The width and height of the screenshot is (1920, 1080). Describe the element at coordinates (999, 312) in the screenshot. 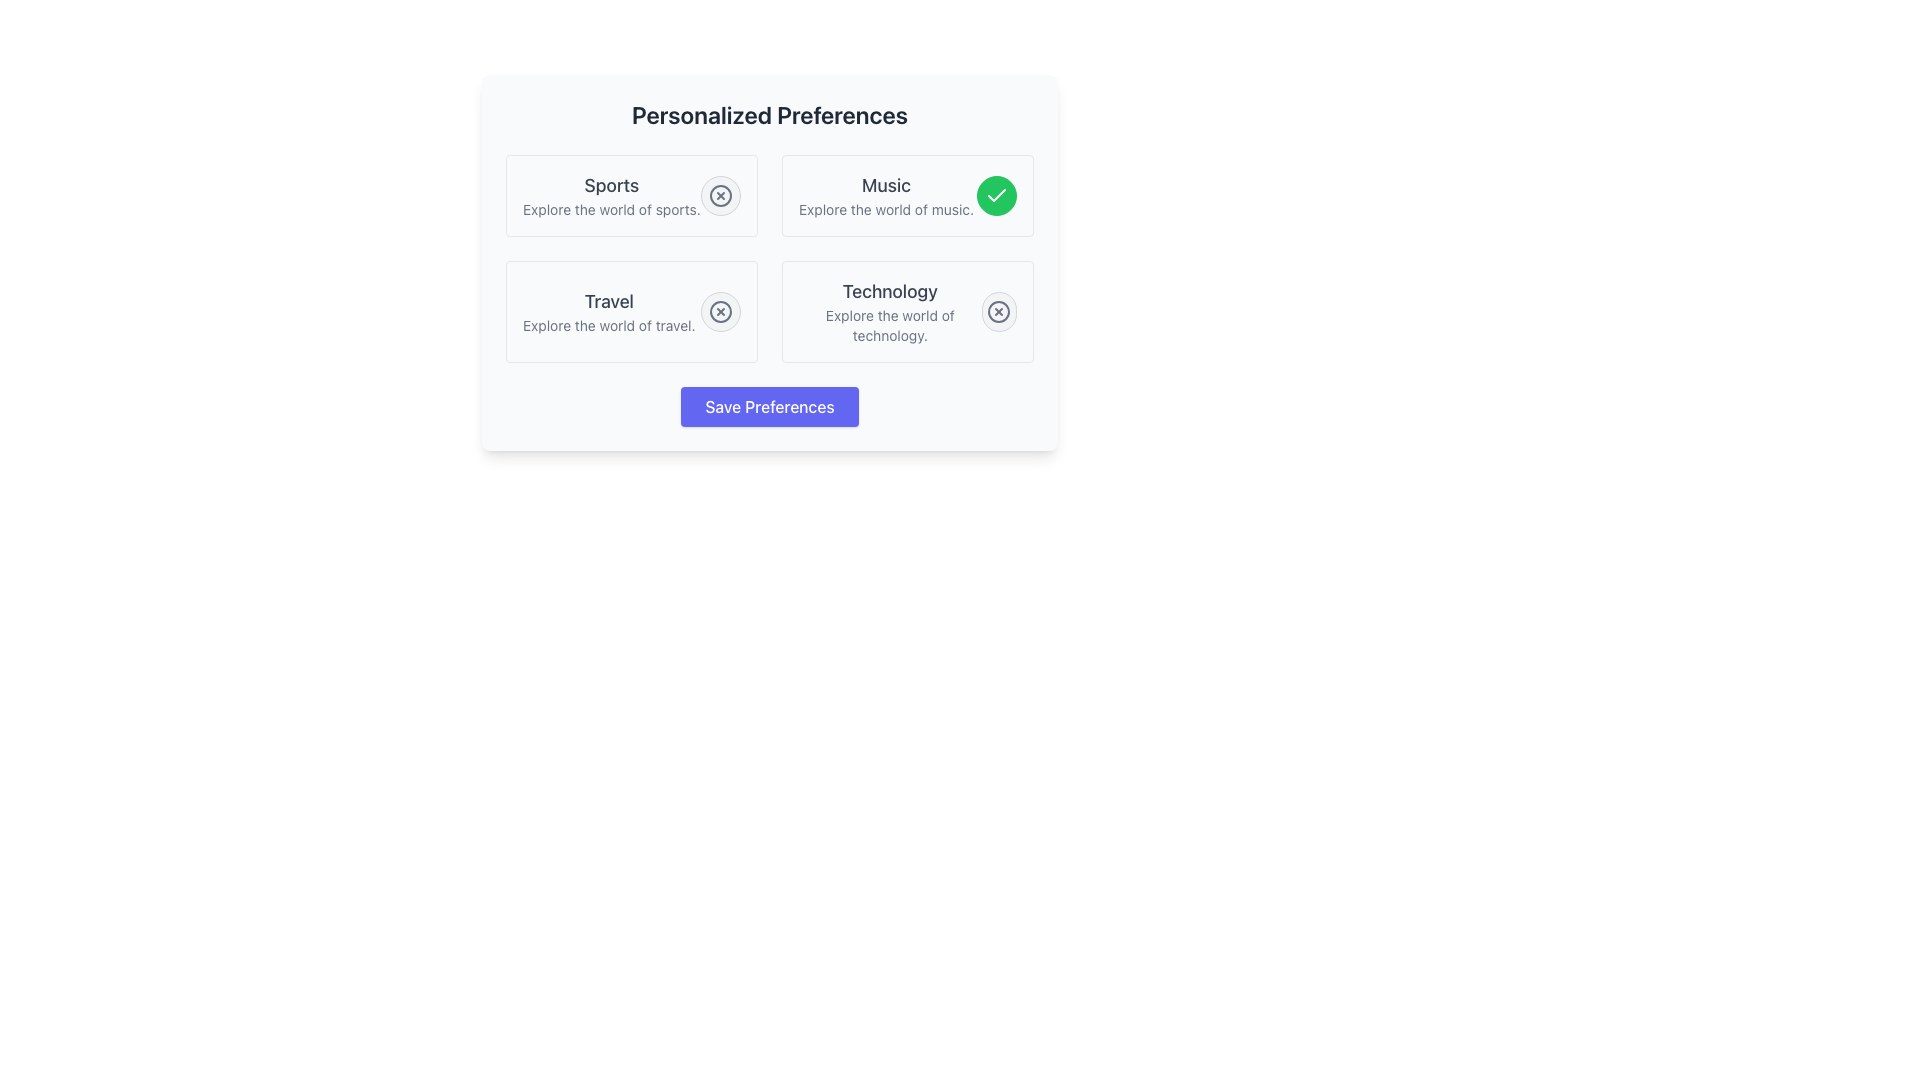

I see `the deselect button located in the lower right corner of the 'Technology' preference card` at that location.